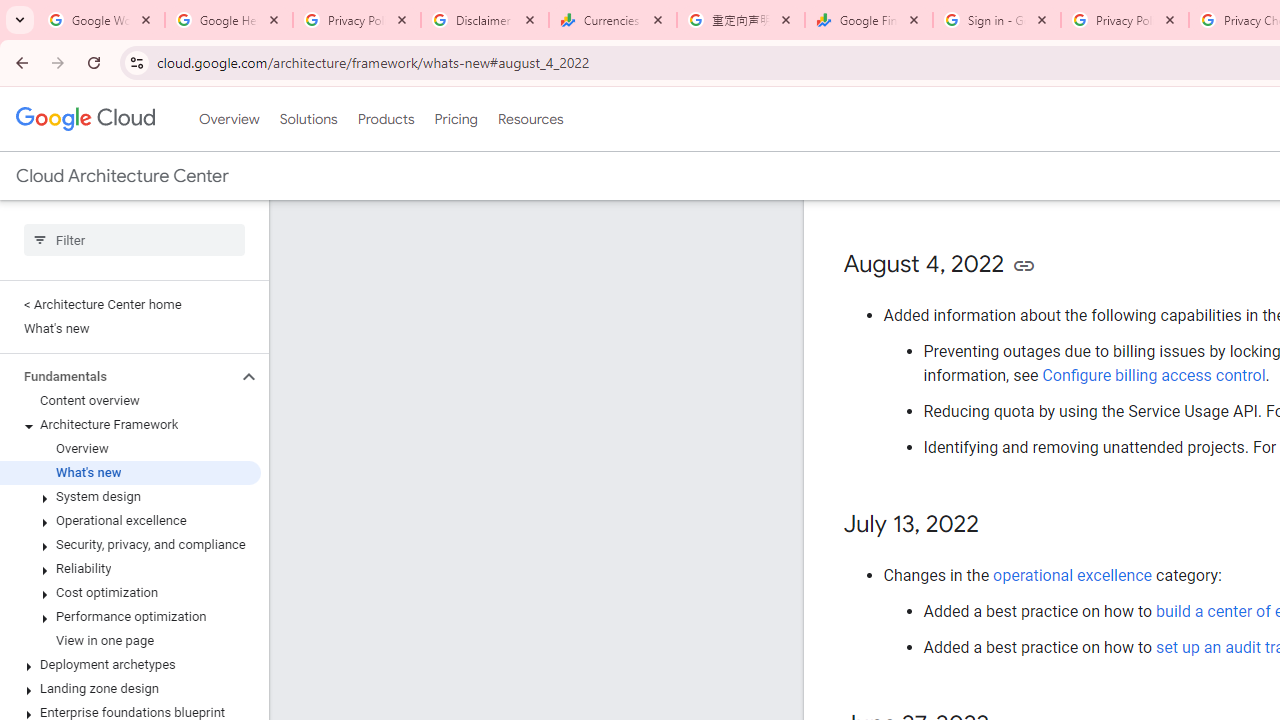 This screenshot has width=1280, height=720. I want to click on 'Google Workspace Admin Community', so click(100, 20).